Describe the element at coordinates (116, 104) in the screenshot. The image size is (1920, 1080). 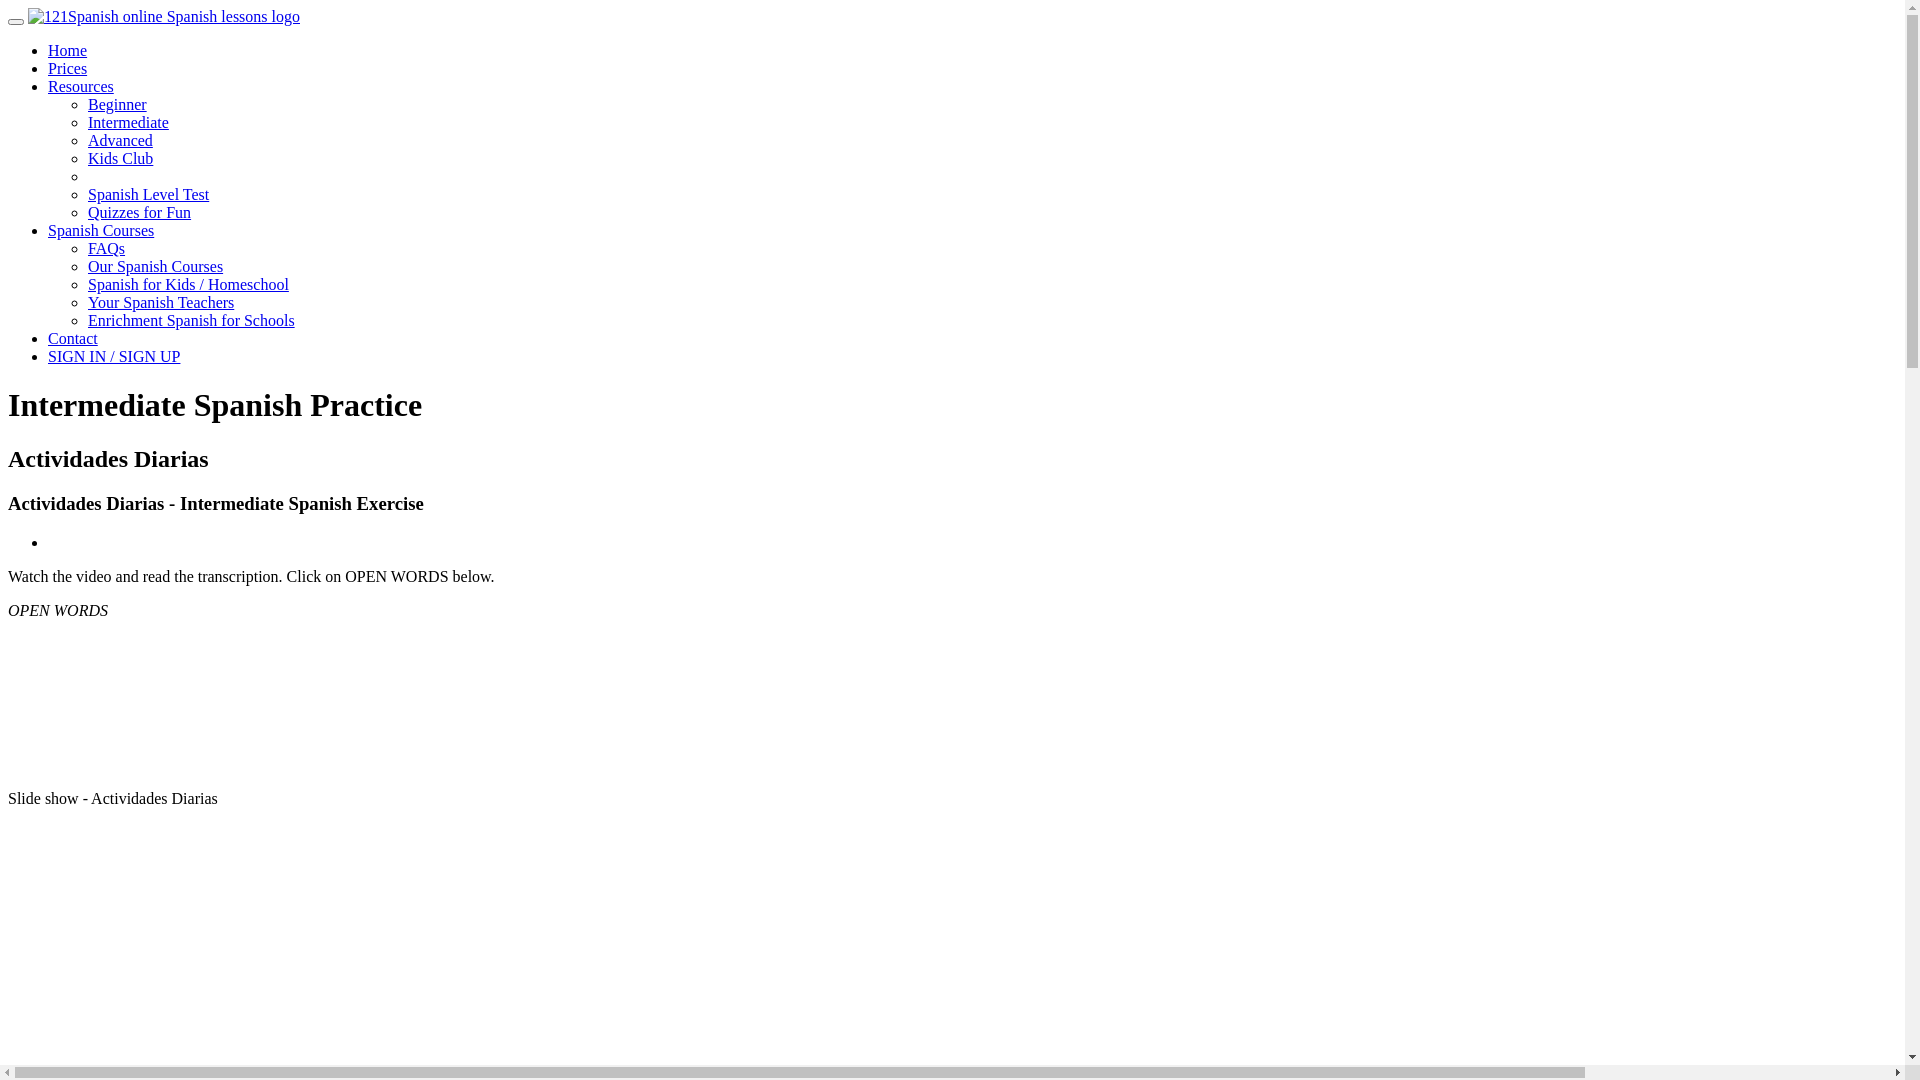
I see `'Beginner'` at that location.